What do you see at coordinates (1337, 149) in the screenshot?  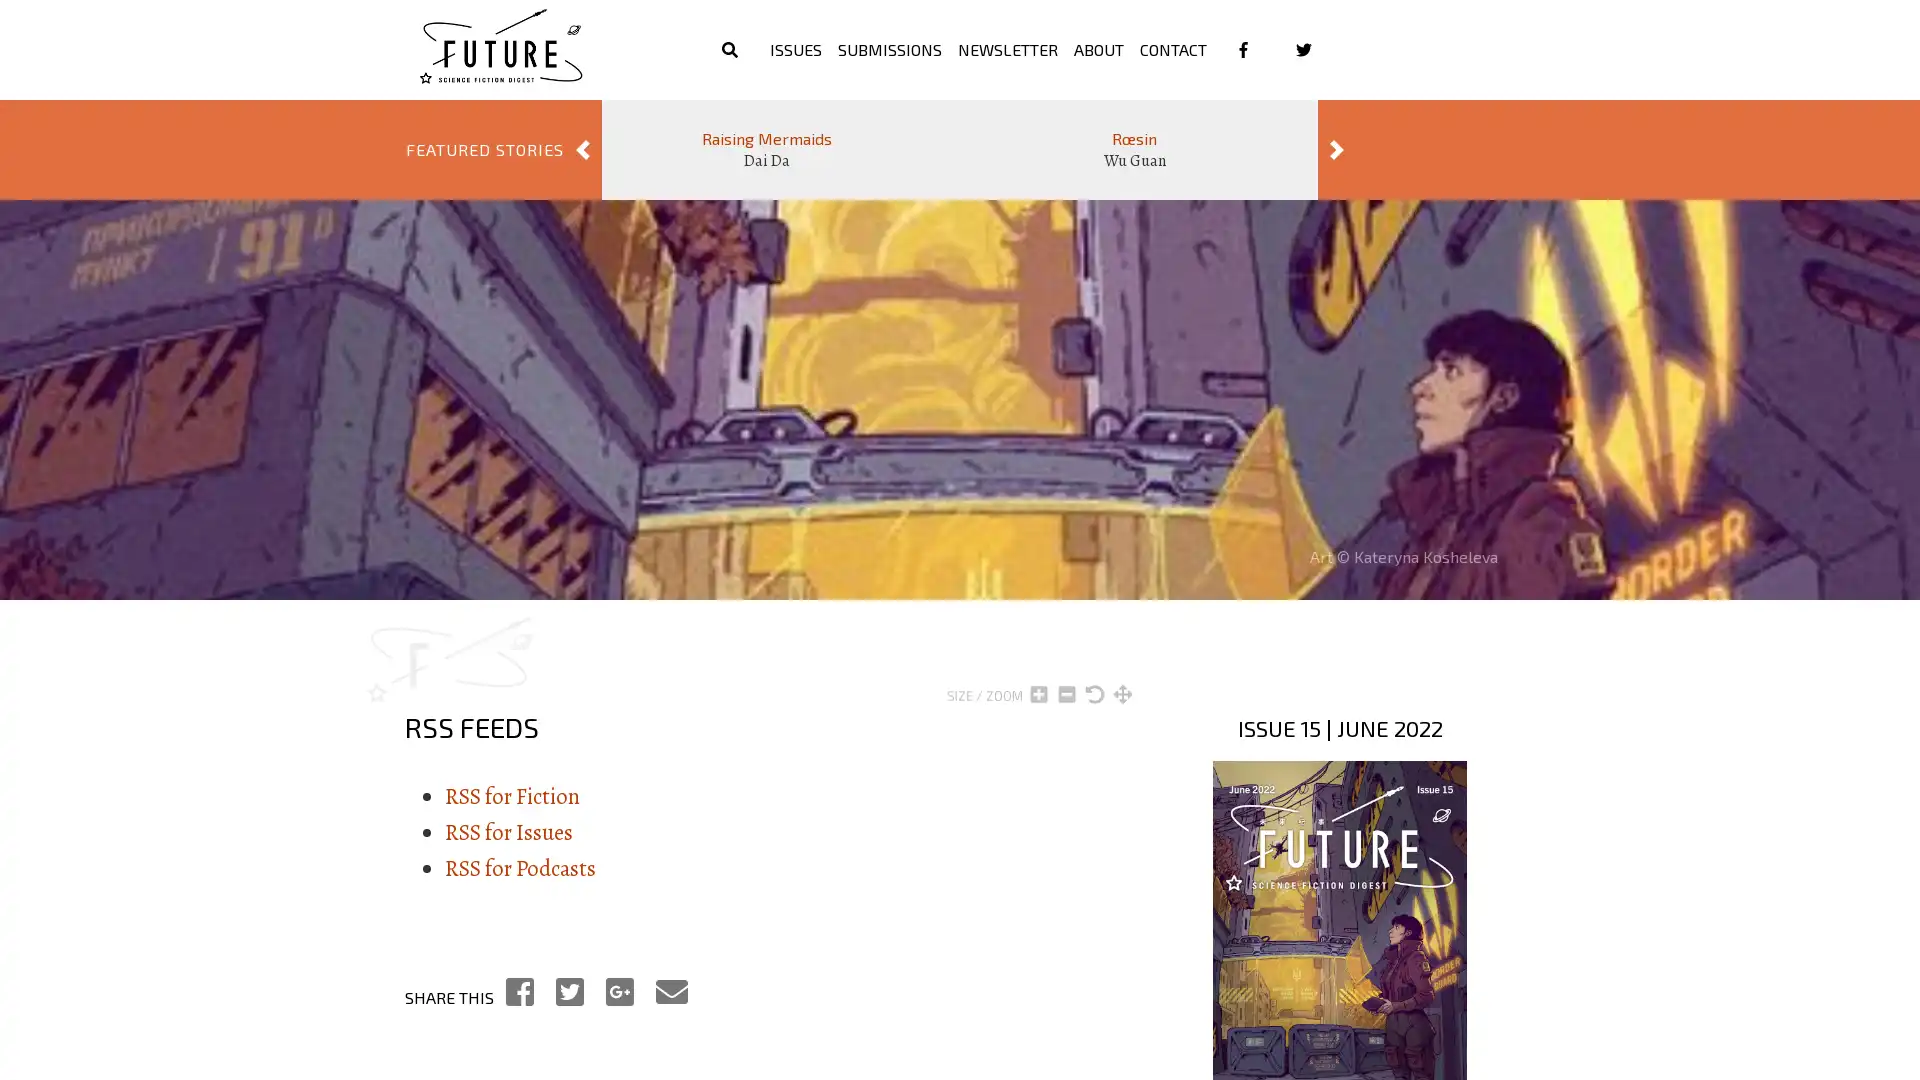 I see `Next` at bounding box center [1337, 149].